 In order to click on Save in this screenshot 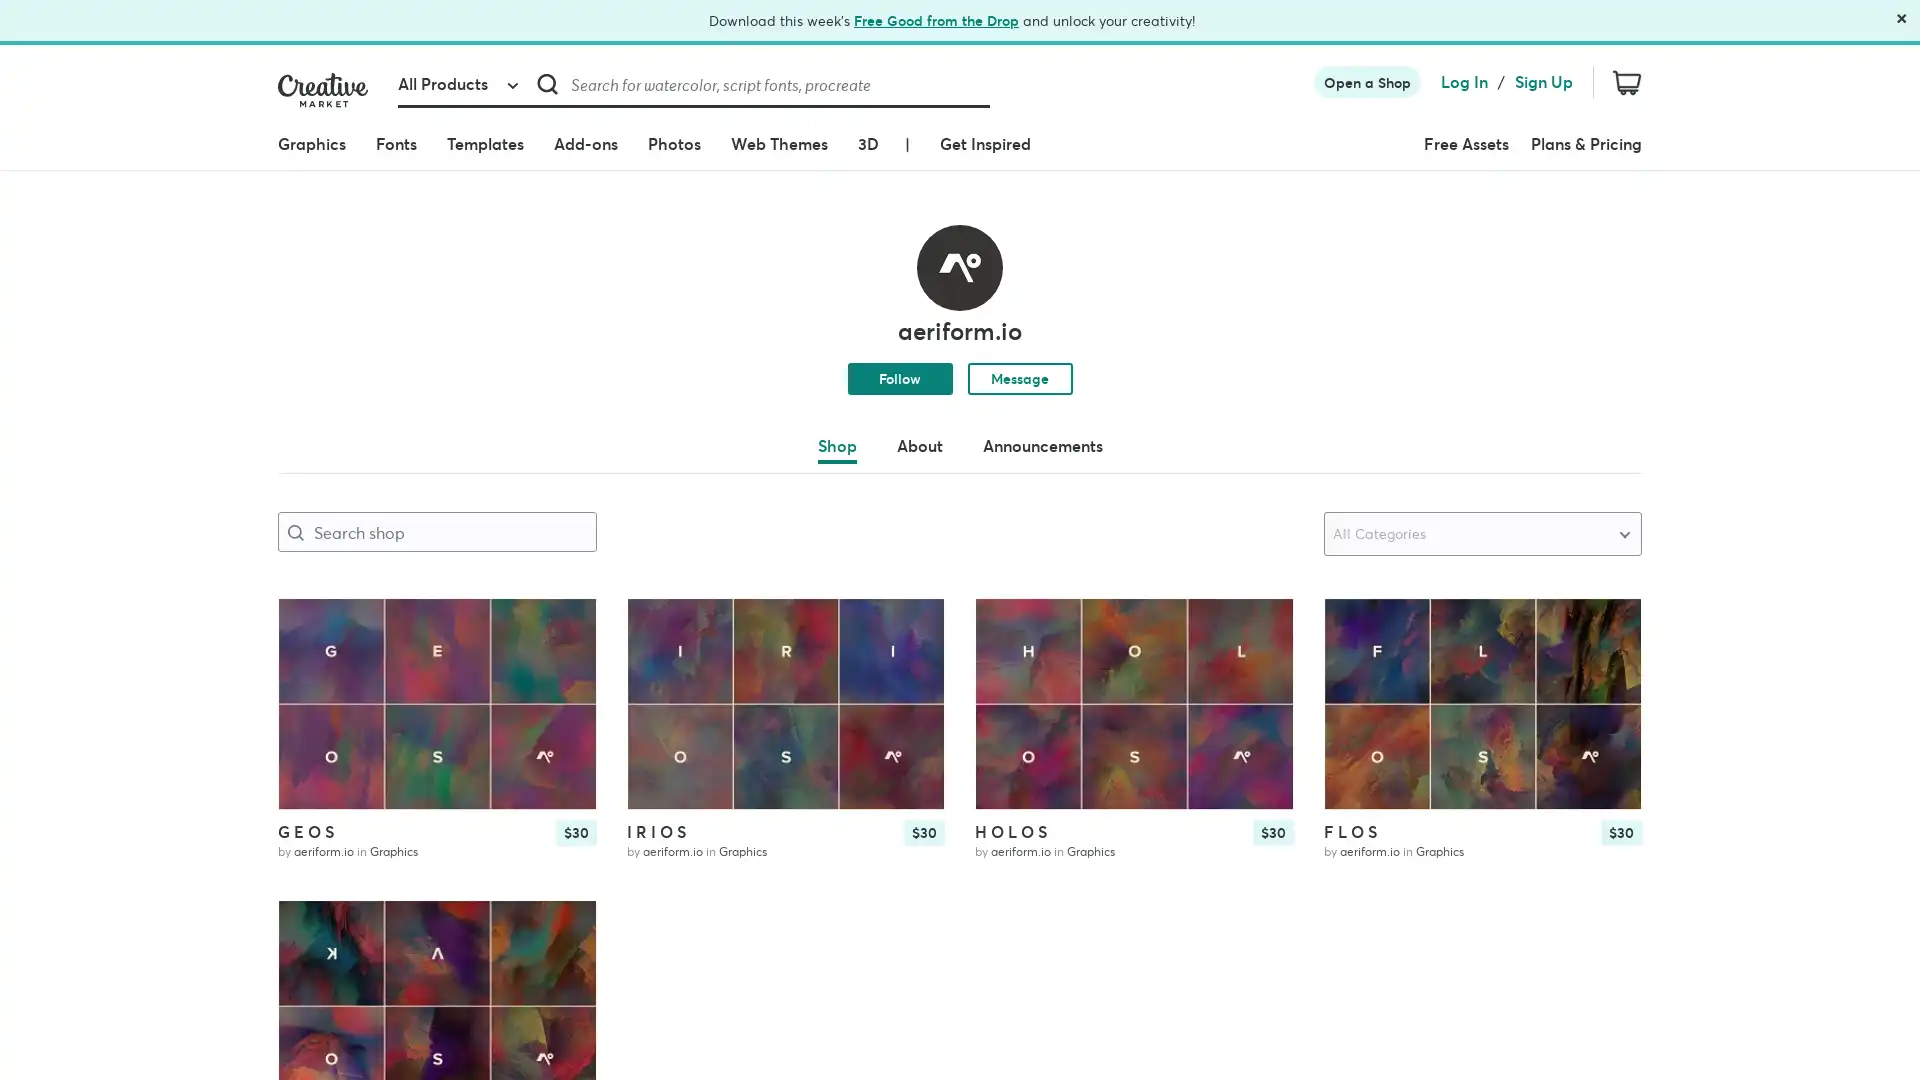, I will do `click(562, 660)`.